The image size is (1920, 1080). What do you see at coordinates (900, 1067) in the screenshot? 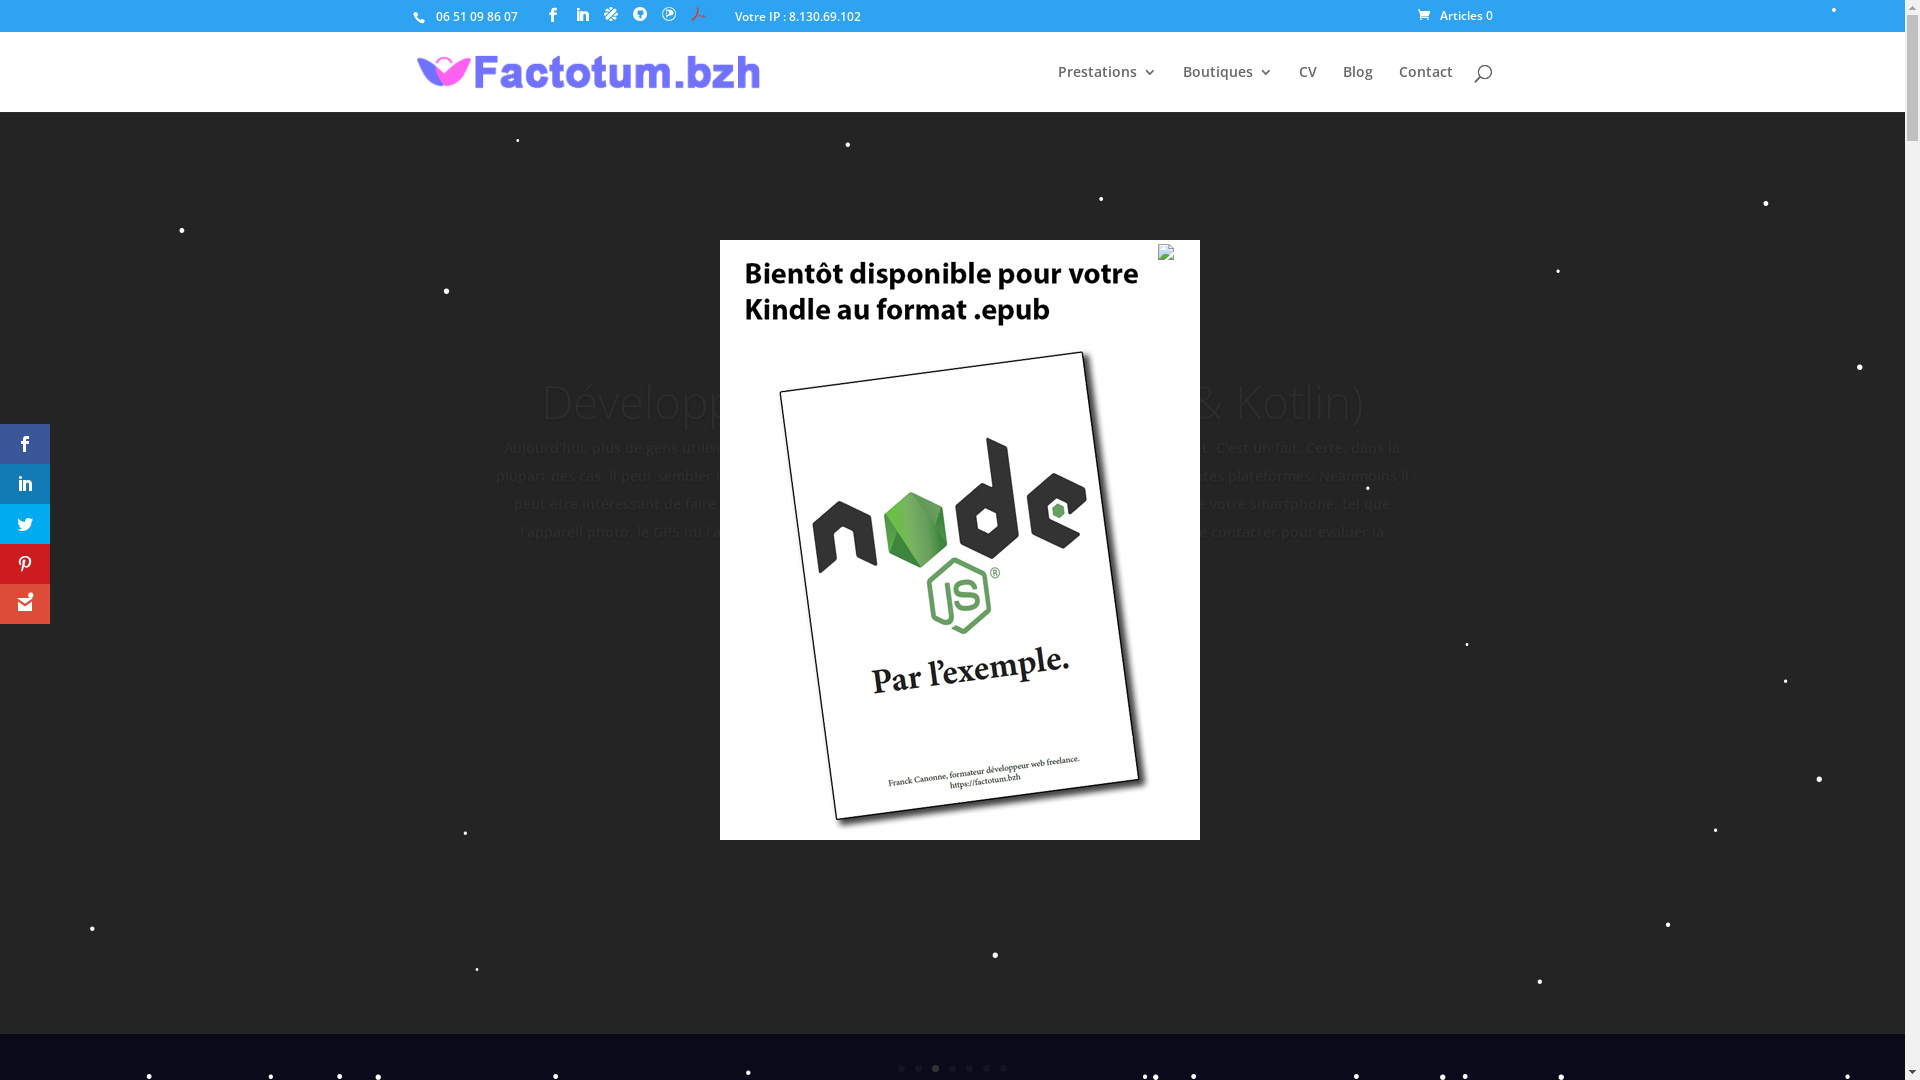
I see `'1'` at bounding box center [900, 1067].